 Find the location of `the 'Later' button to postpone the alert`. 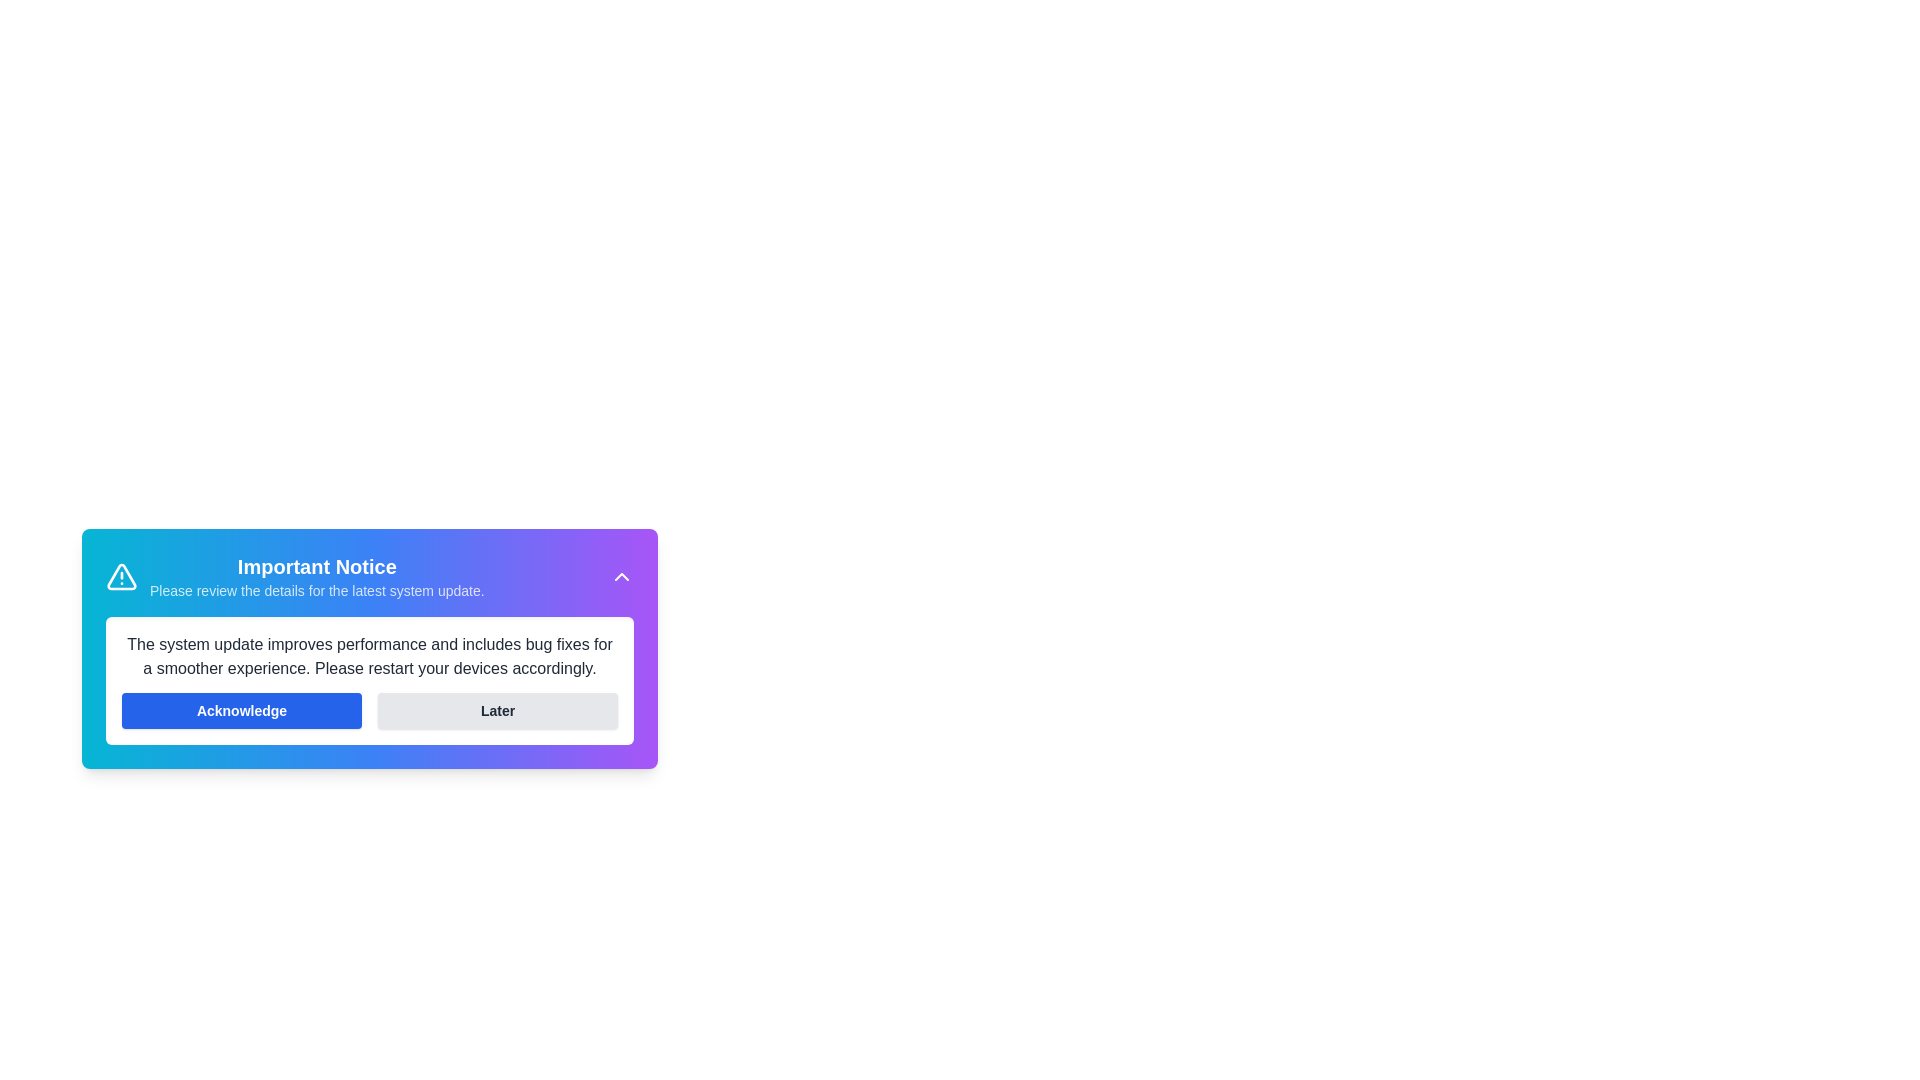

the 'Later' button to postpone the alert is located at coordinates (498, 709).